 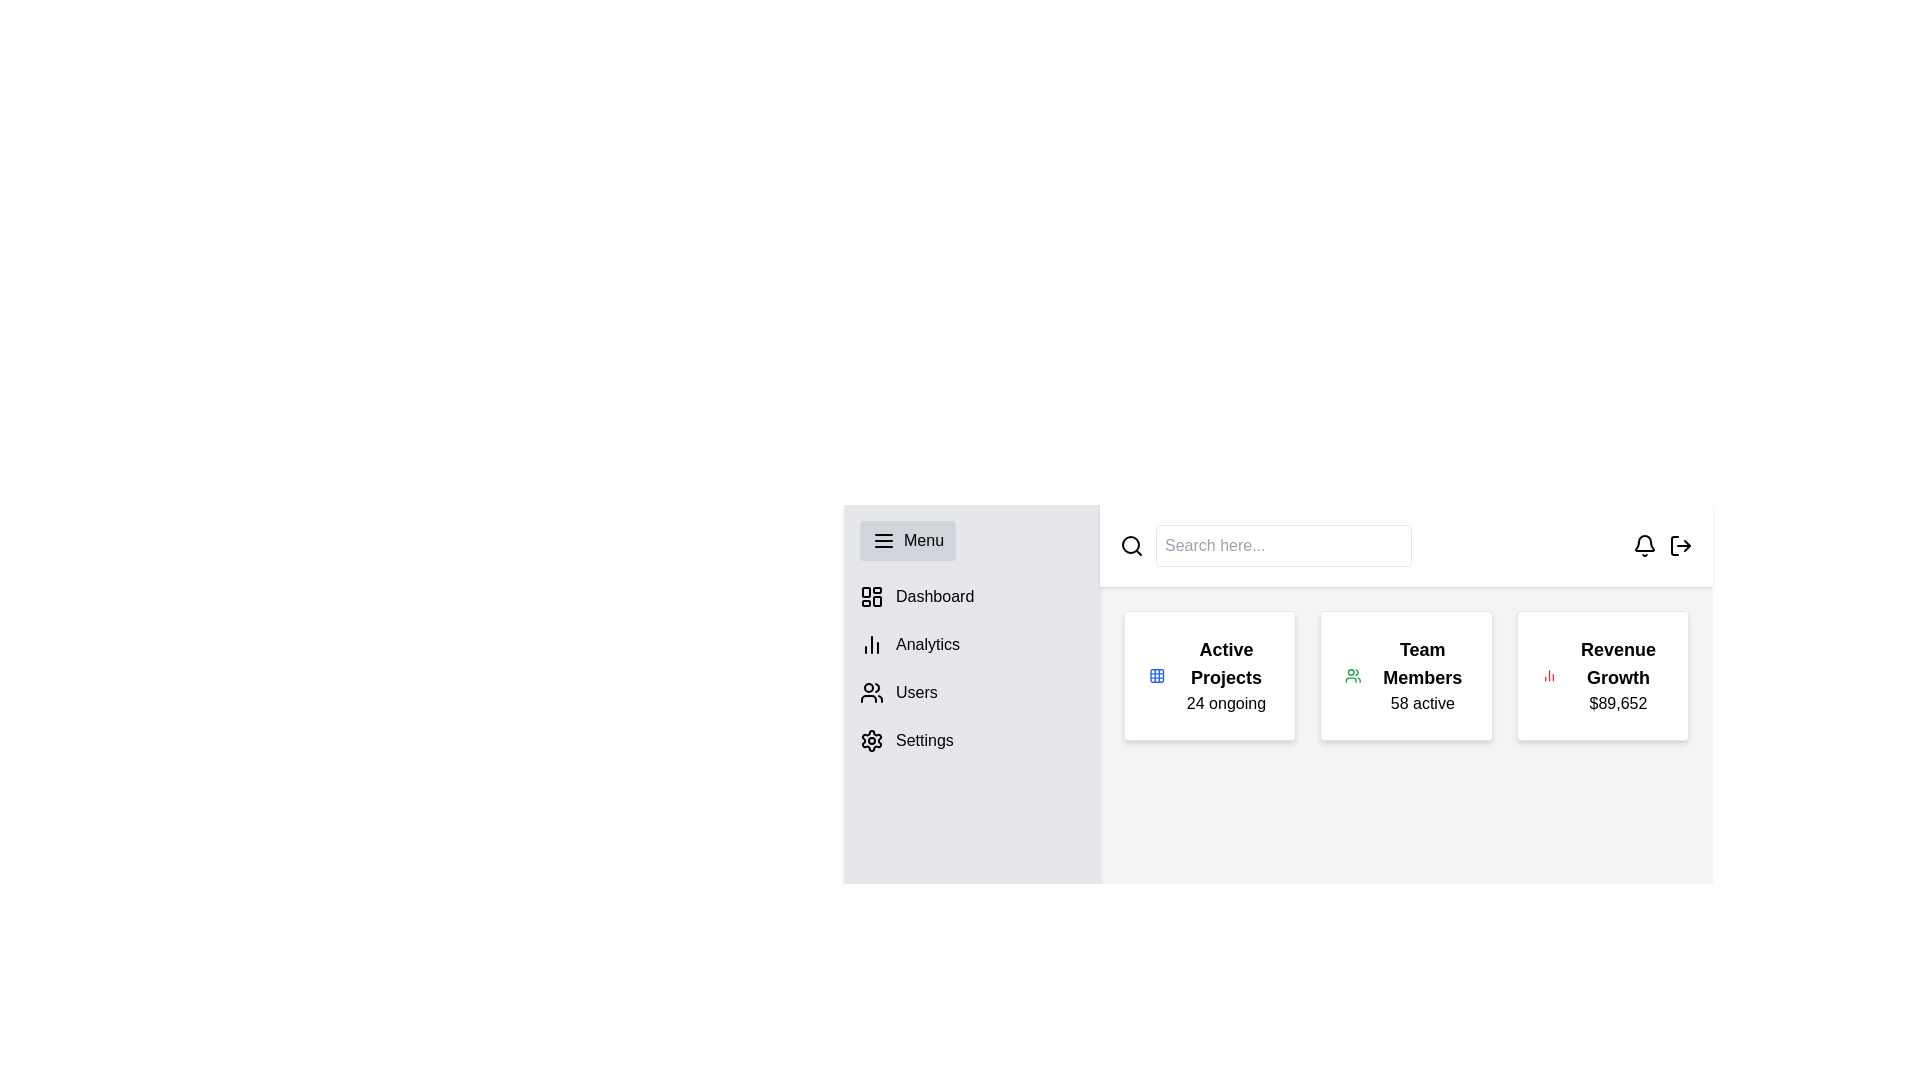 What do you see at coordinates (1645, 546) in the screenshot?
I see `the bell icon button in the top right corner` at bounding box center [1645, 546].